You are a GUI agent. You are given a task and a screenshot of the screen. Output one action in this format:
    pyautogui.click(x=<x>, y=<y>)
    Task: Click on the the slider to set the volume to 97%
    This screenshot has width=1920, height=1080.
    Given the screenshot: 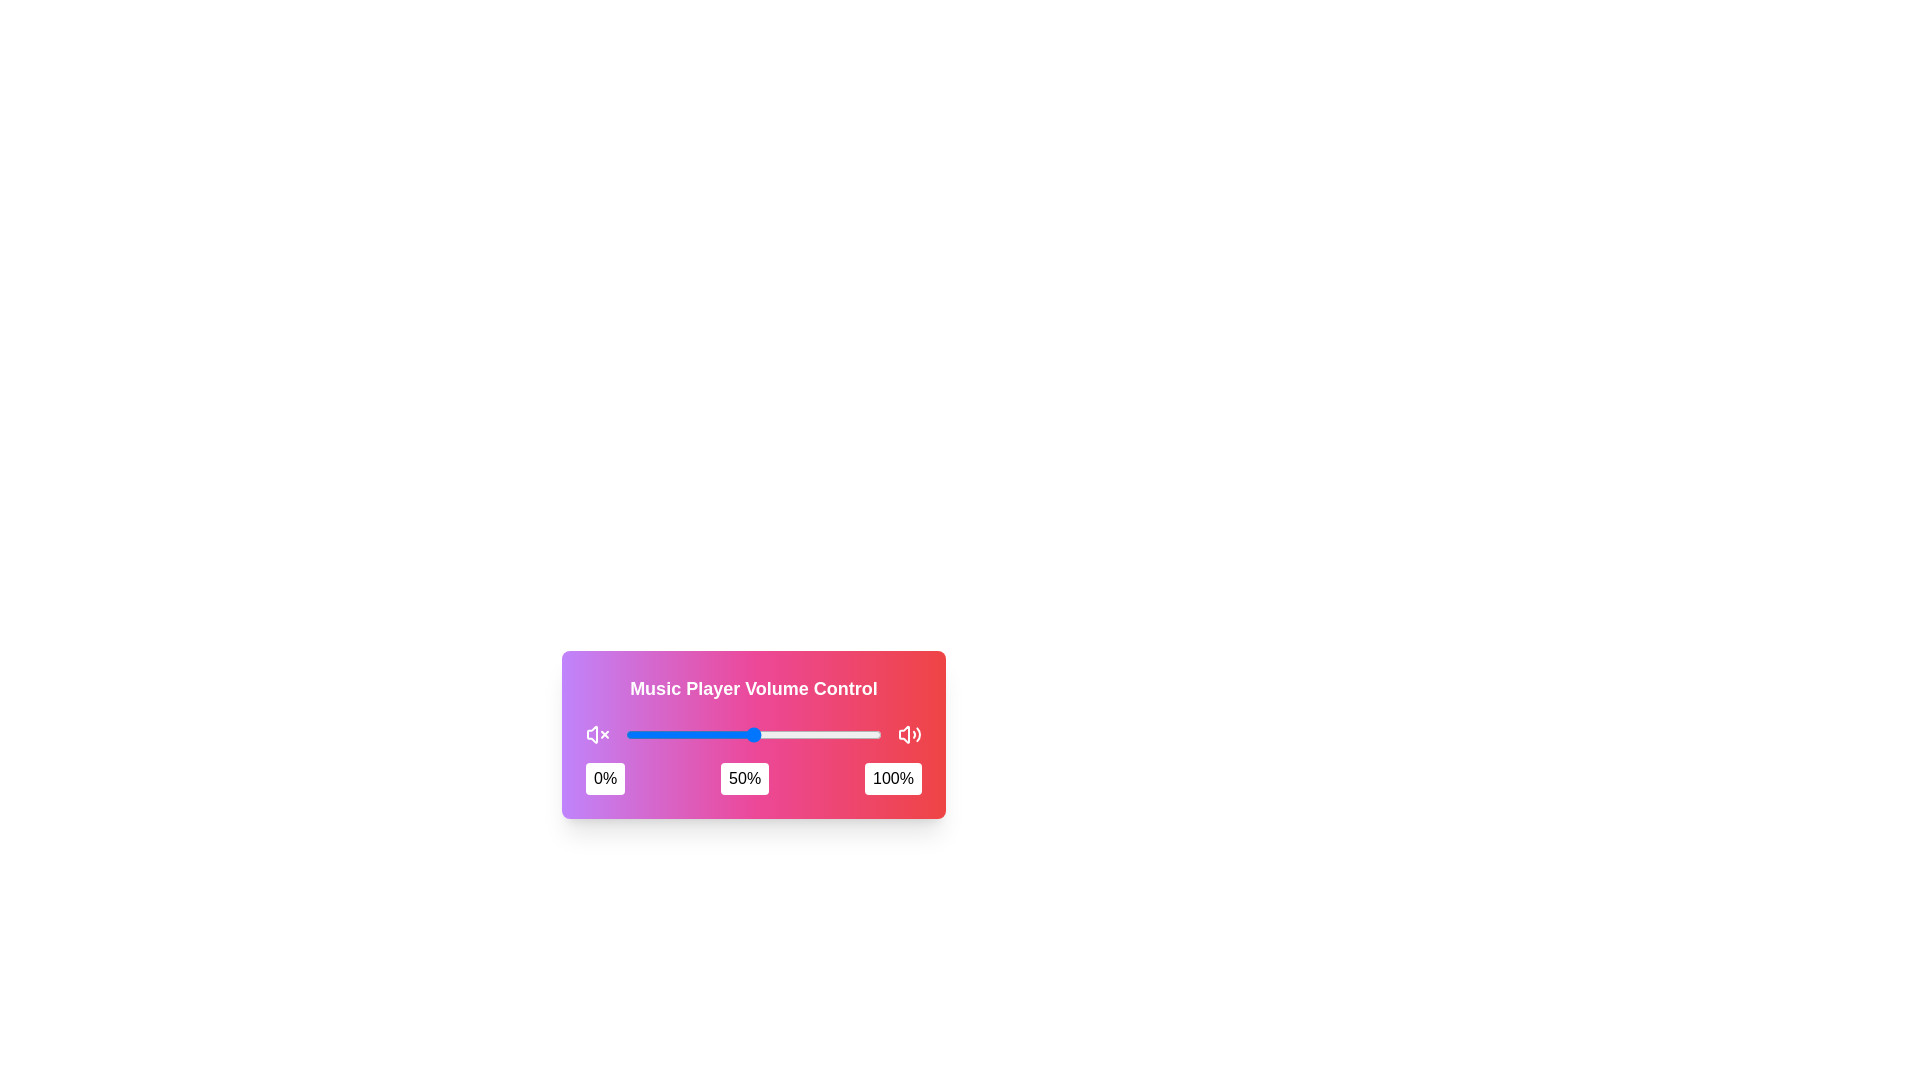 What is the action you would take?
    pyautogui.click(x=873, y=735)
    